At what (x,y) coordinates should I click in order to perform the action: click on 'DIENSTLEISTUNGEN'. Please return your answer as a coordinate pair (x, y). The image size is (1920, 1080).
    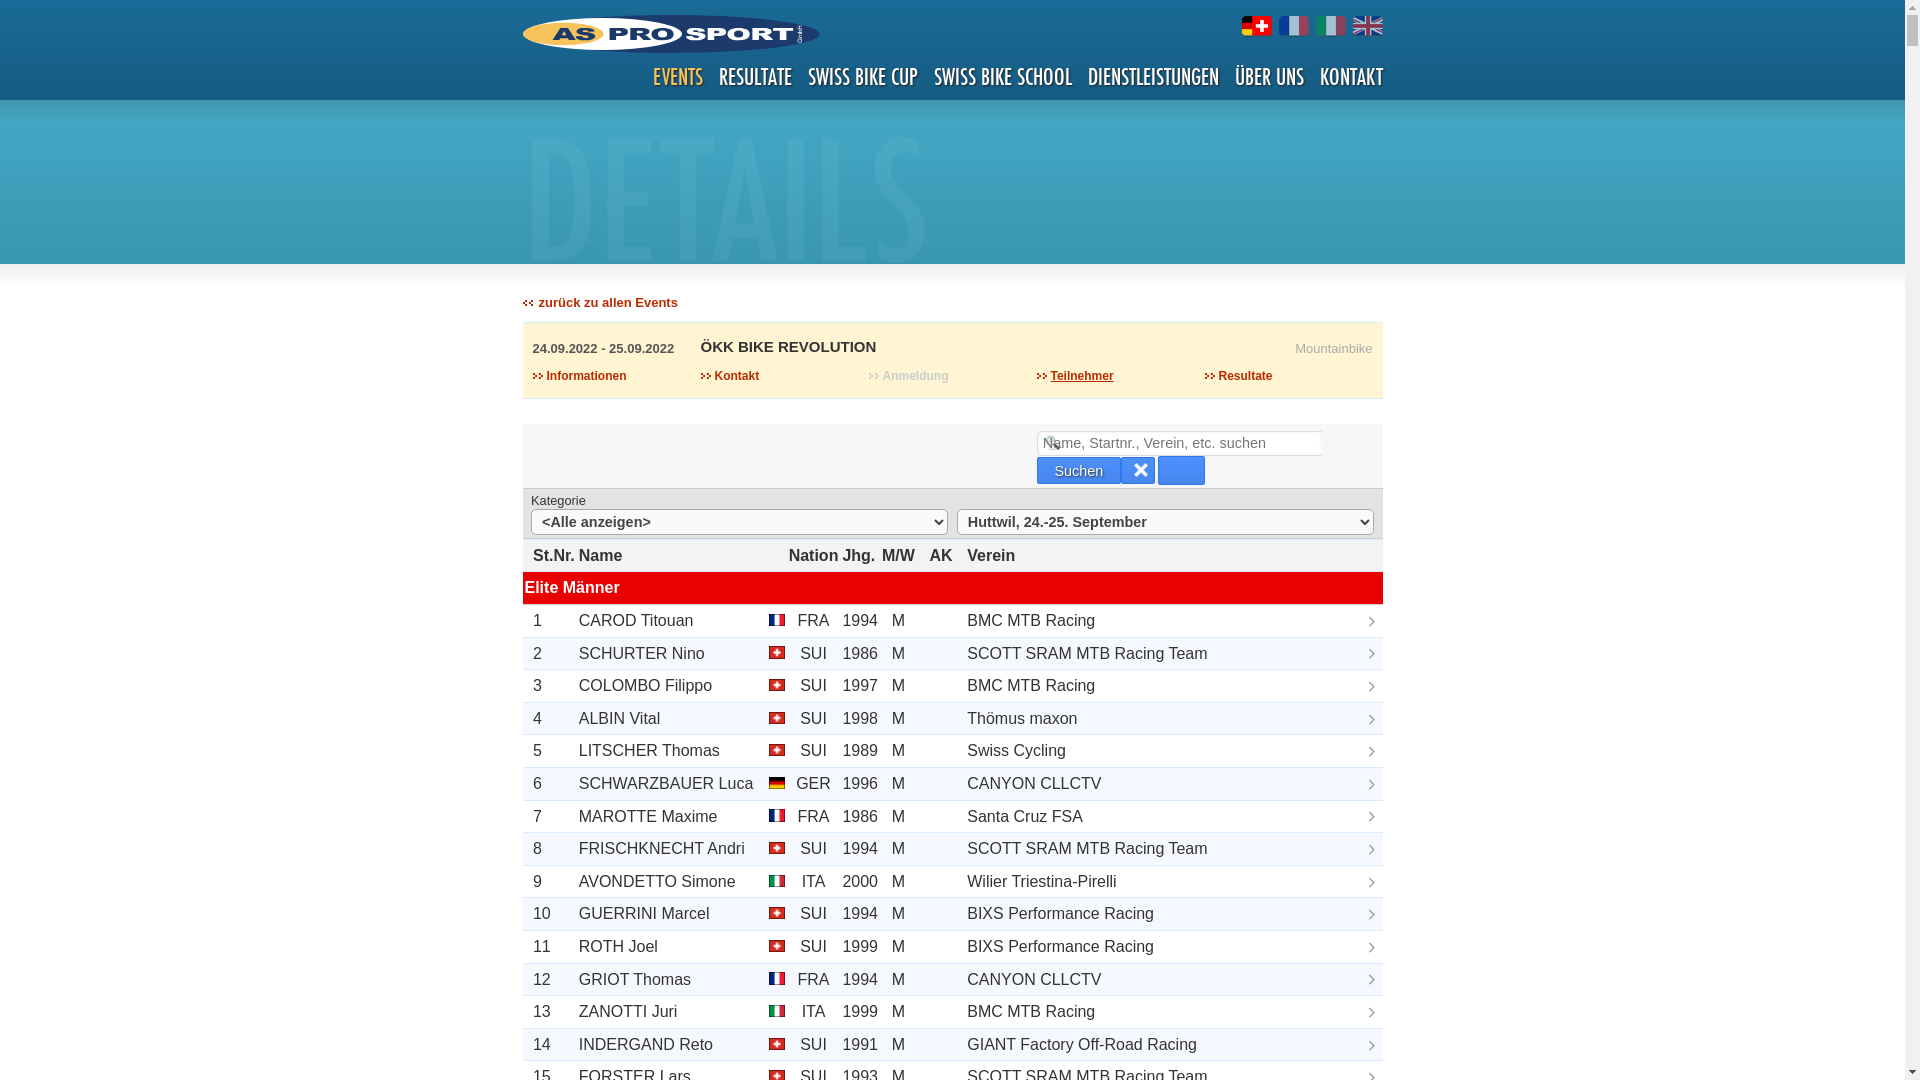
    Looking at the image, I should click on (1153, 75).